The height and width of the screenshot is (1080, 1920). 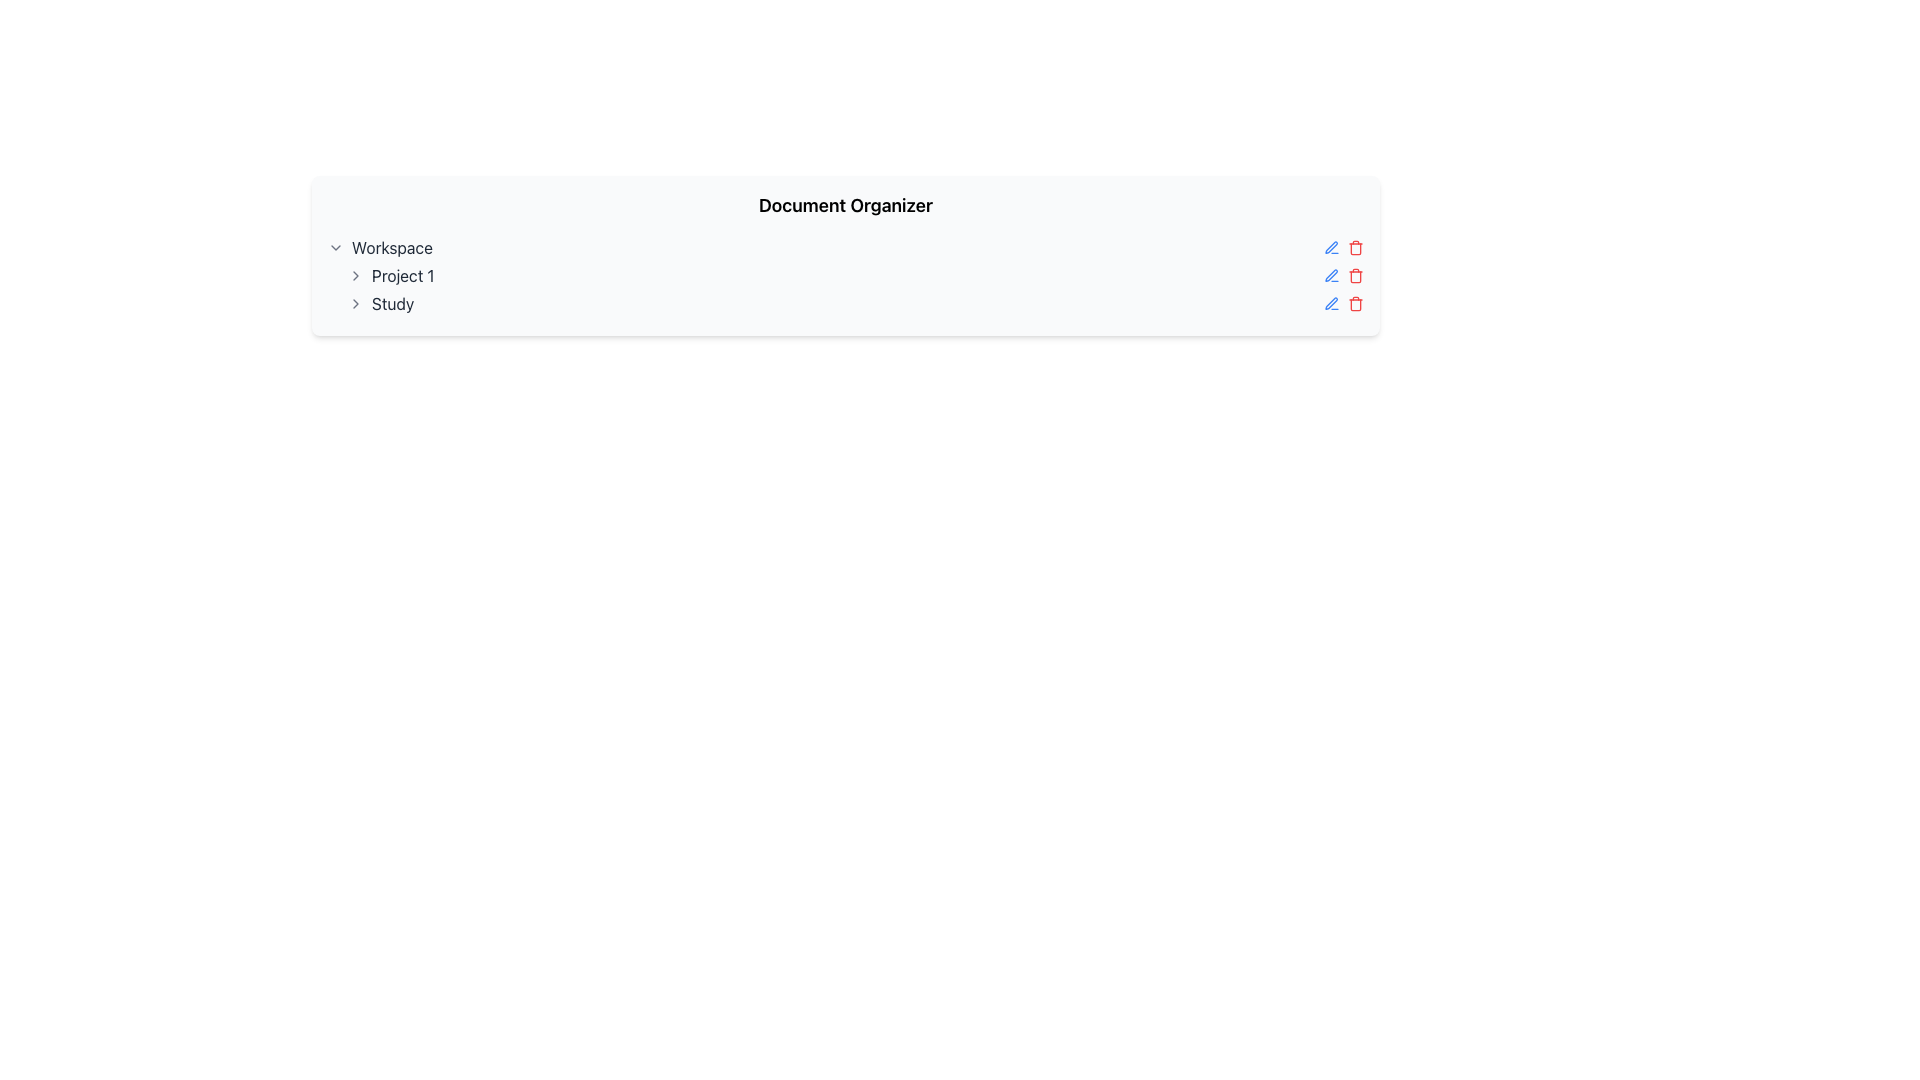 I want to click on the chevron icon next to the text label 'Project 1', so click(x=355, y=276).